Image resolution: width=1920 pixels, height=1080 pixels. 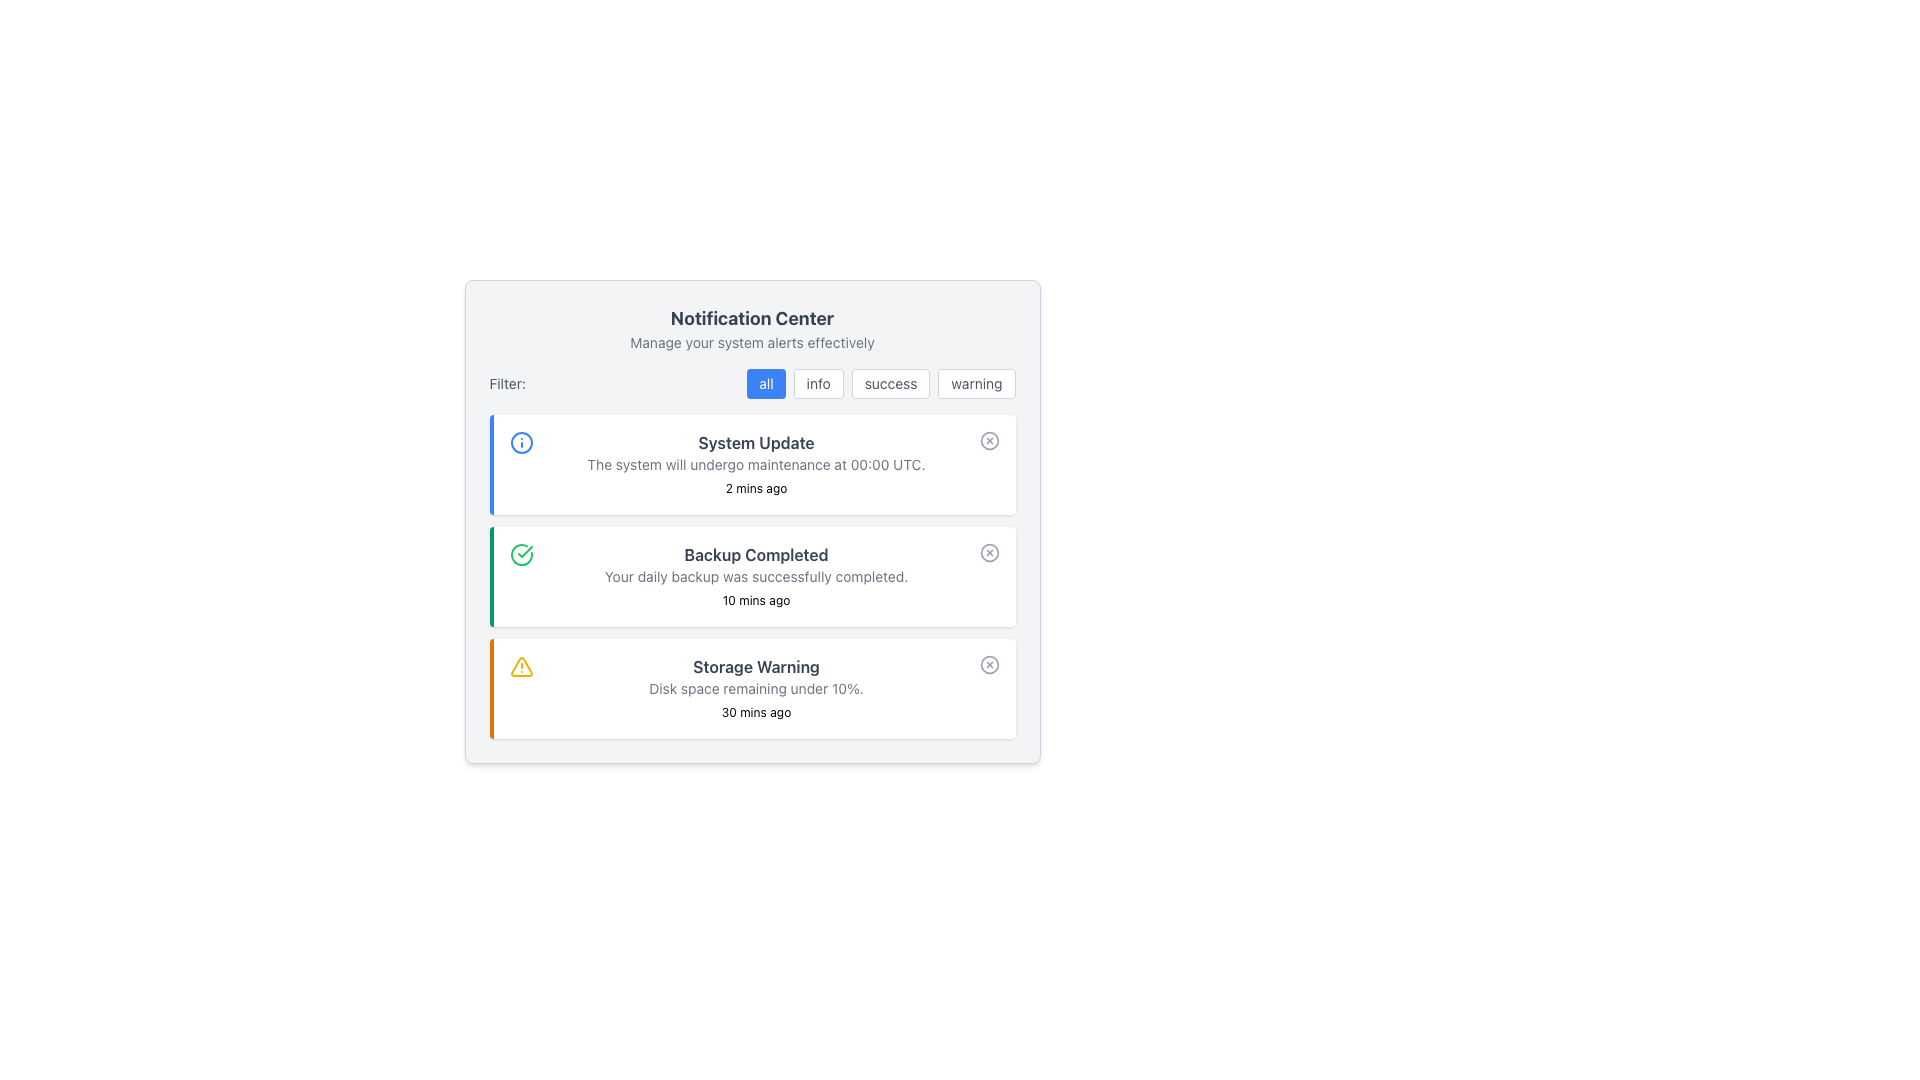 What do you see at coordinates (751, 384) in the screenshot?
I see `the 'all' button in the horizontally aligned button group labeled 'Filter:'` at bounding box center [751, 384].